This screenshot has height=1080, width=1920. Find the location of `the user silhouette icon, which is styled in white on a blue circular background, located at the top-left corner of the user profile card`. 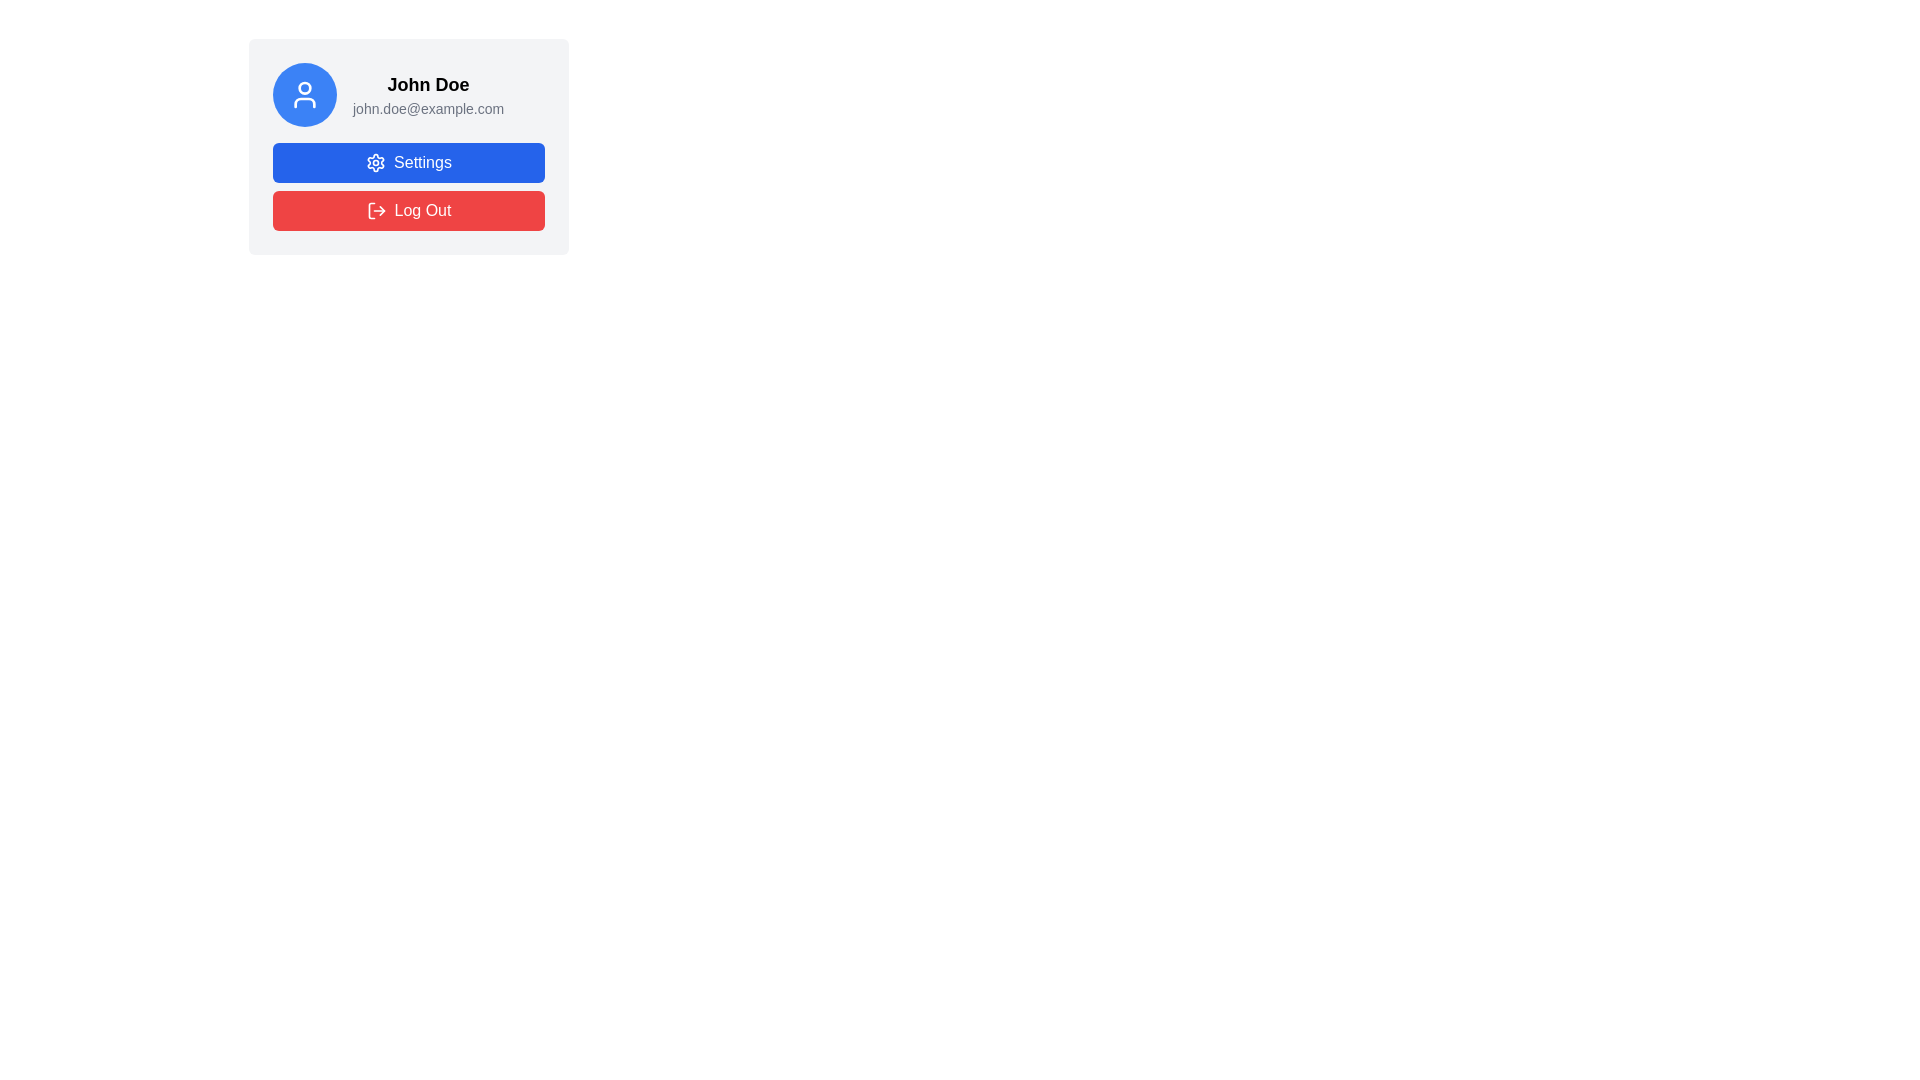

the user silhouette icon, which is styled in white on a blue circular background, located at the top-left corner of the user profile card is located at coordinates (304, 95).